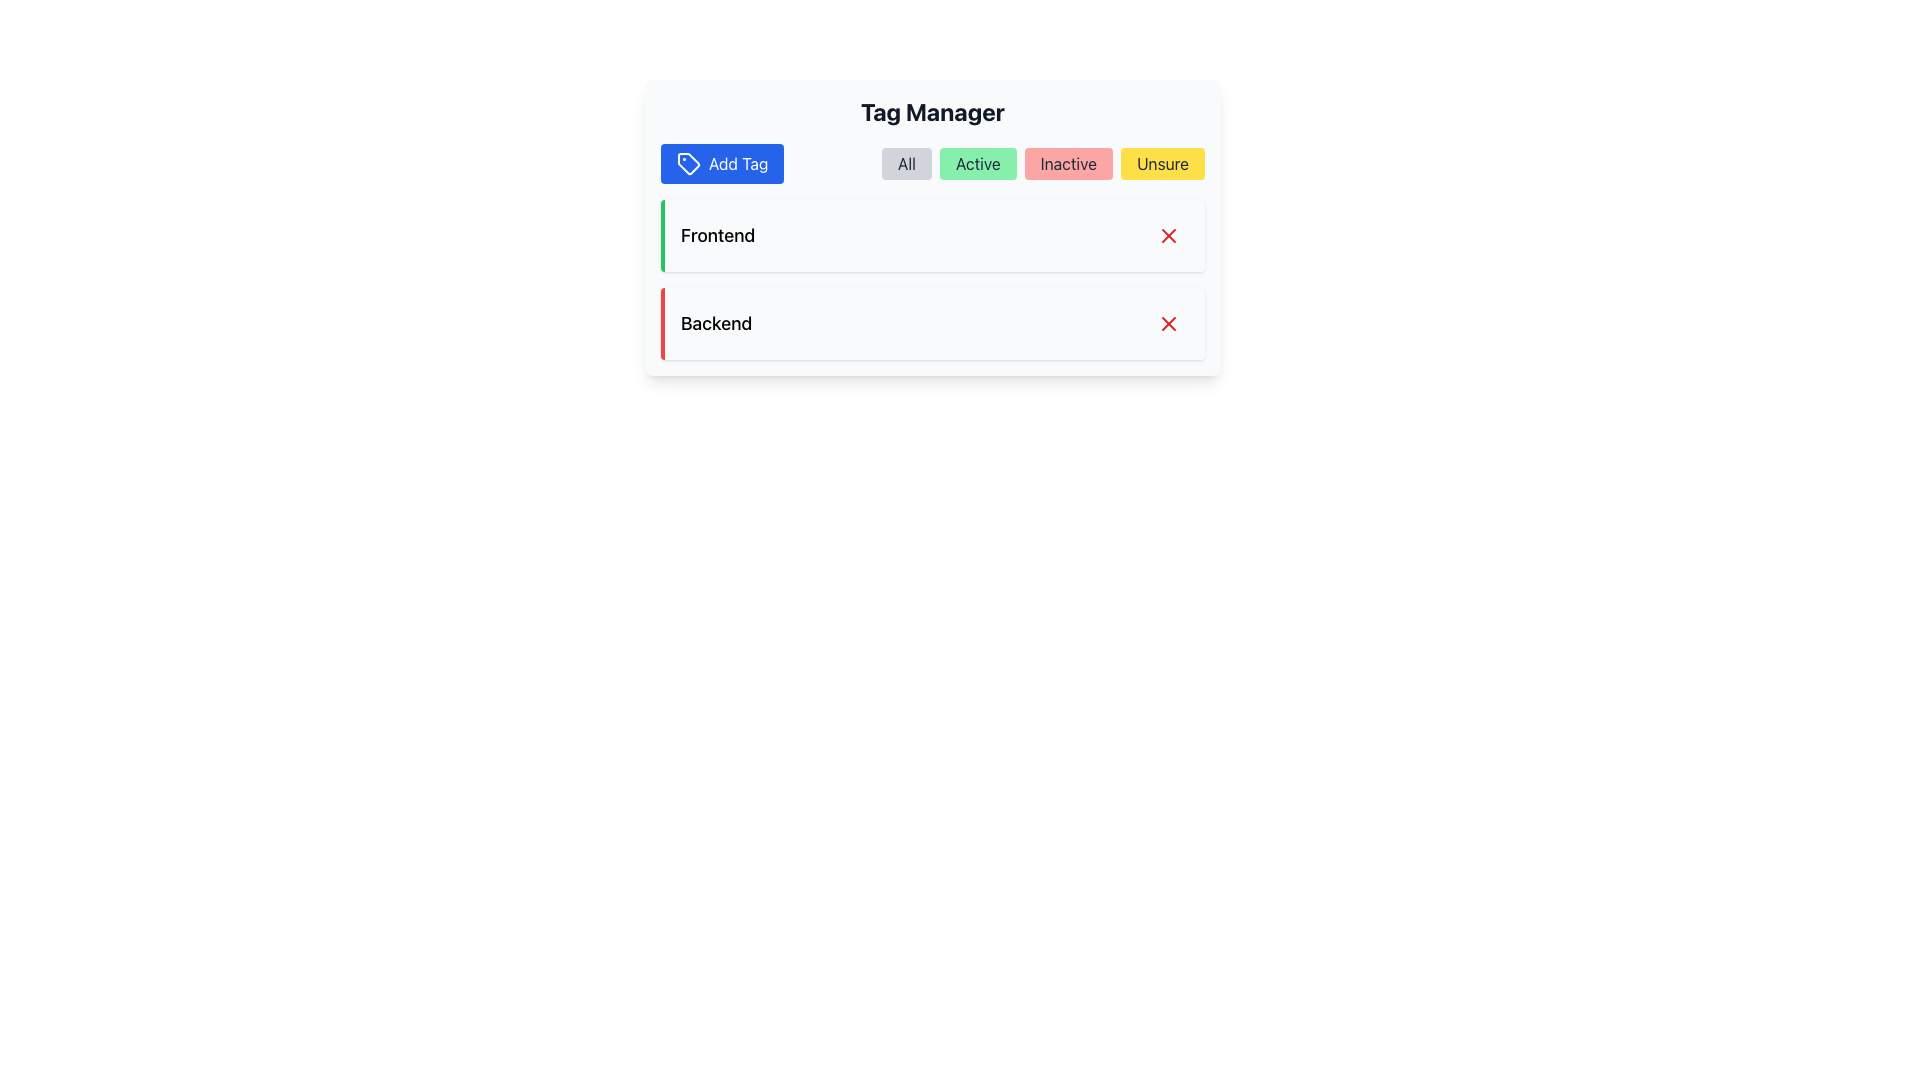 This screenshot has height=1080, width=1920. Describe the element at coordinates (1169, 234) in the screenshot. I see `the red cross icon which is part of an SVG graphic` at that location.